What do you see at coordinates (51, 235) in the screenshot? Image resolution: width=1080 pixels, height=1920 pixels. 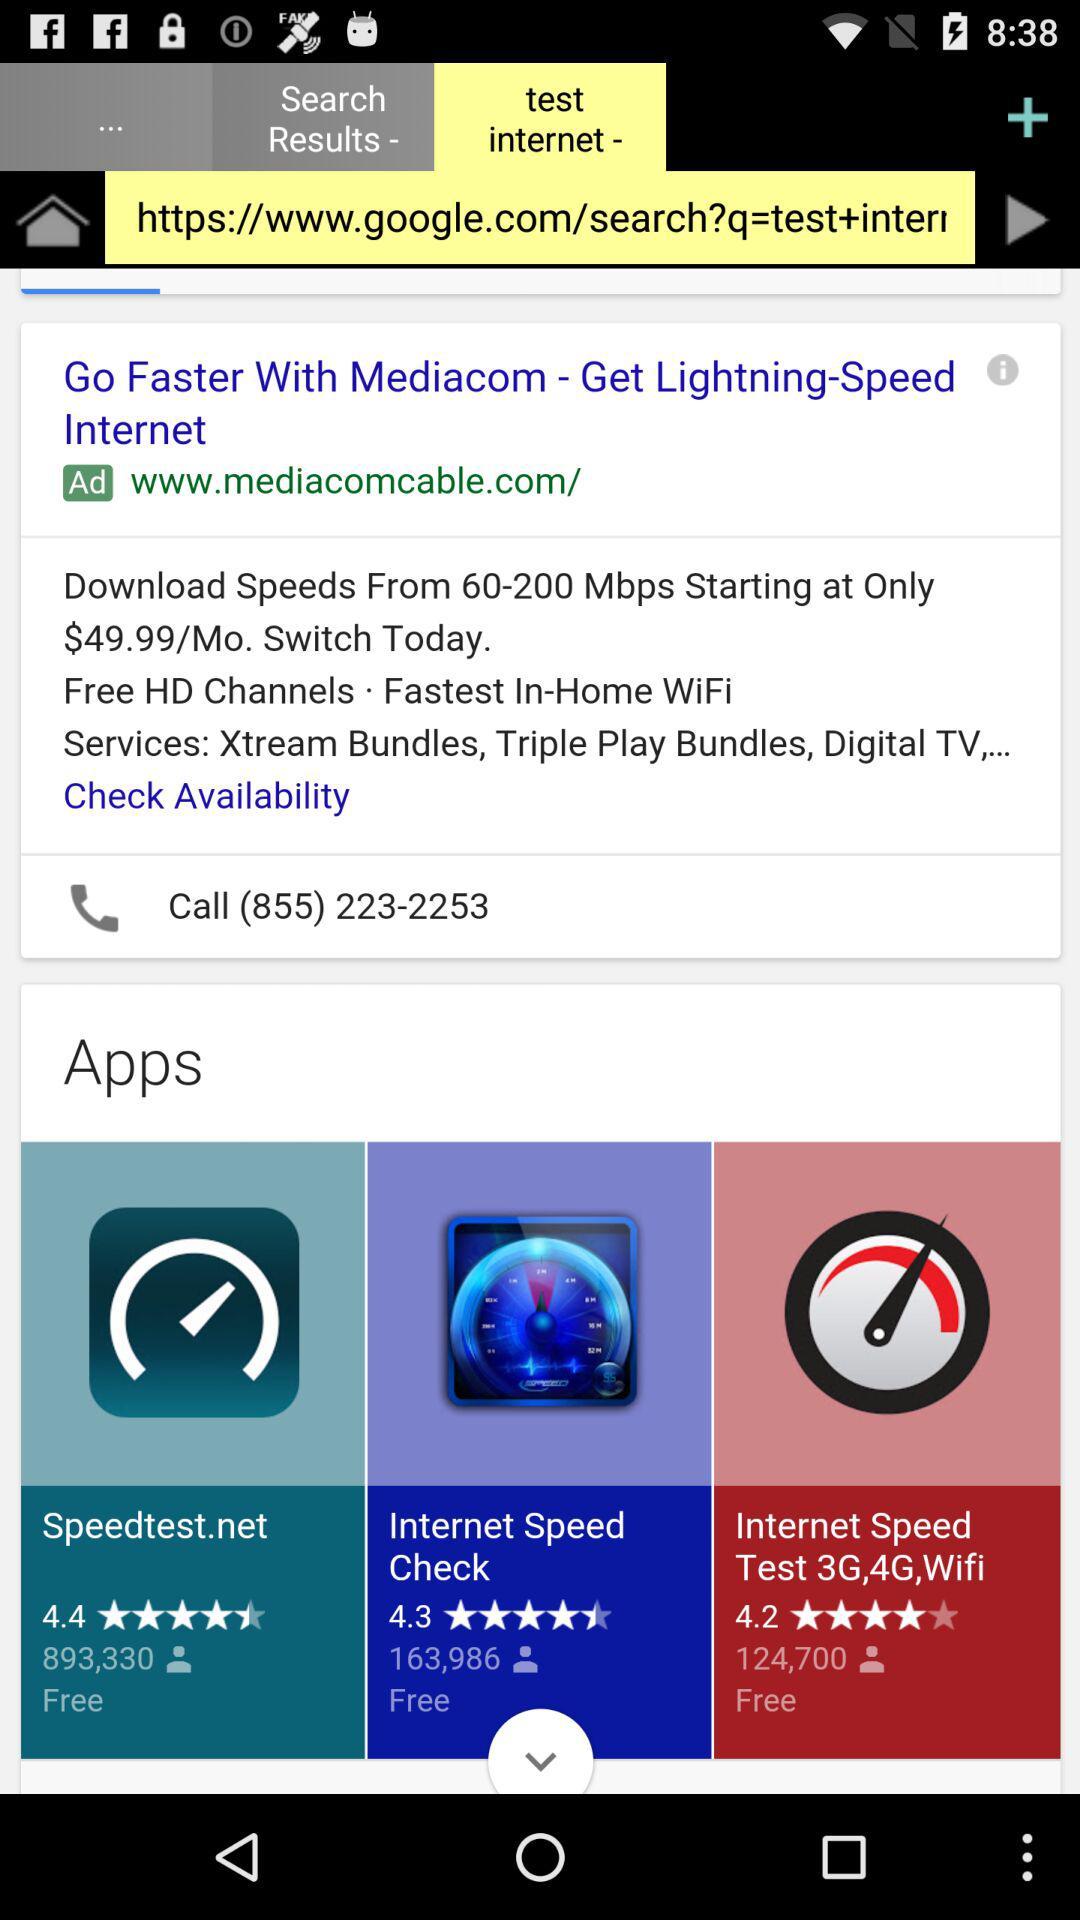 I see `the home icon` at bounding box center [51, 235].